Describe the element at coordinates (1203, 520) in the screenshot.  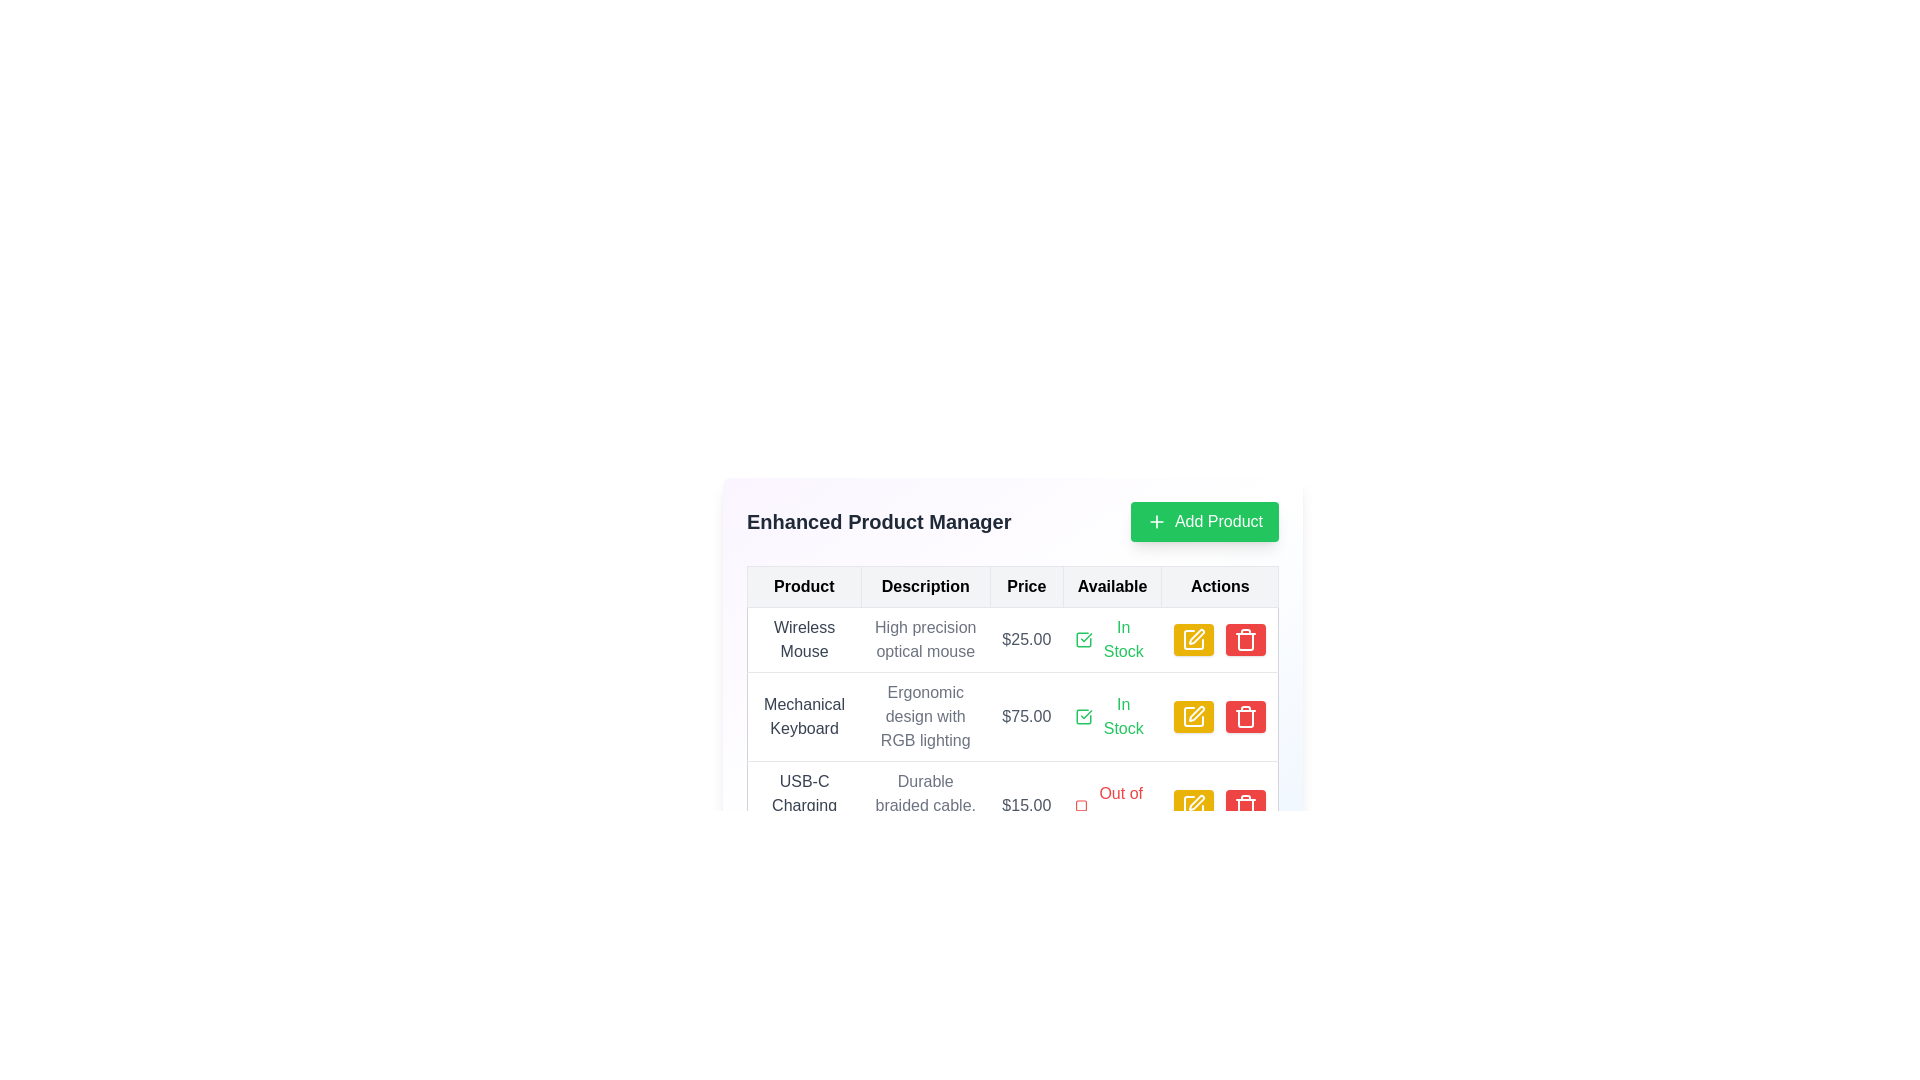
I see `the green 'Add Product' button located in the top-right corner of the 'Enhanced Product Manager' section to initiate adding a product` at that location.